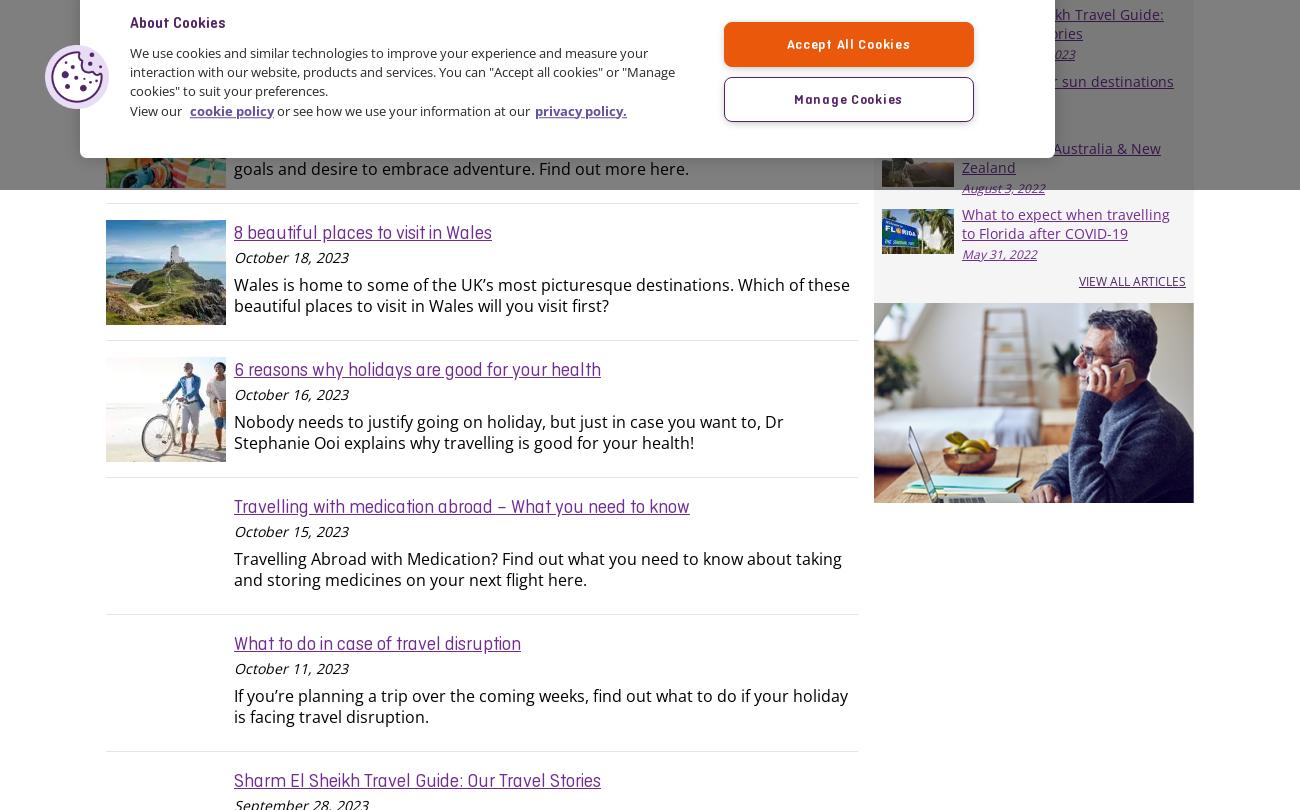  Describe the element at coordinates (376, 641) in the screenshot. I see `'What to do in case of travel disruption'` at that location.